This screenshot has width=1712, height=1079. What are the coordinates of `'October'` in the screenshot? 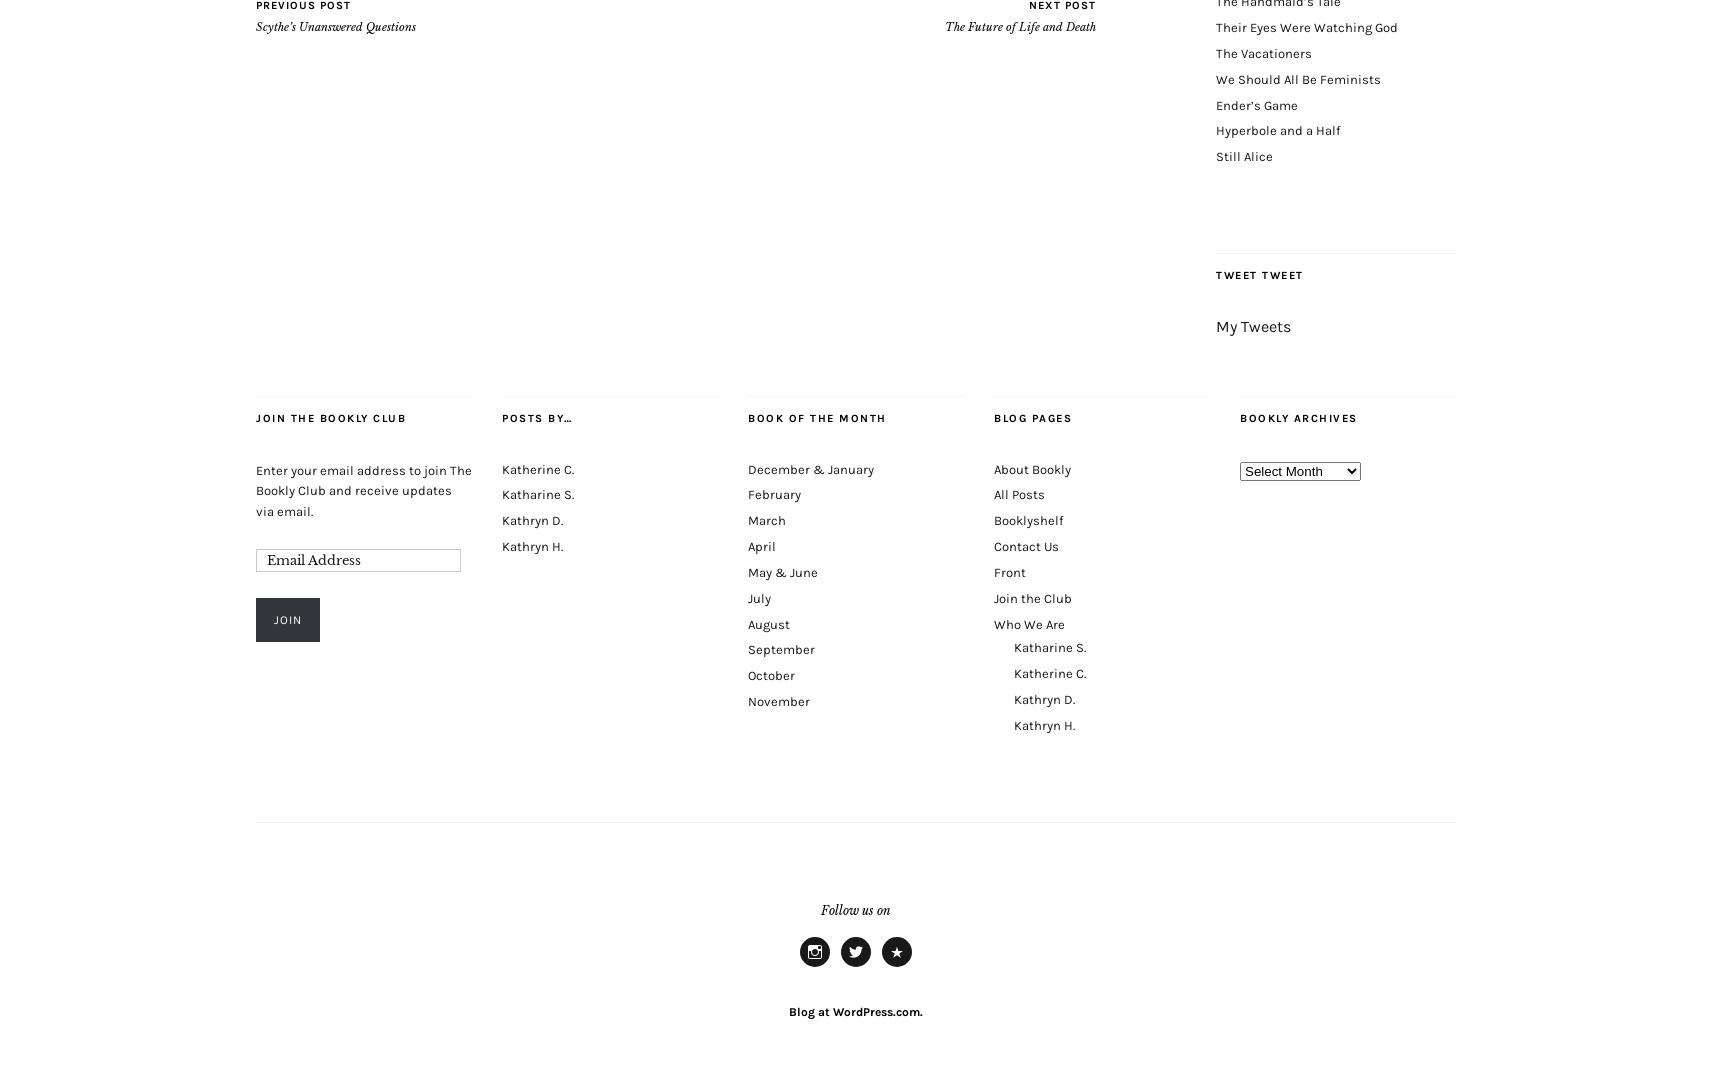 It's located at (747, 675).